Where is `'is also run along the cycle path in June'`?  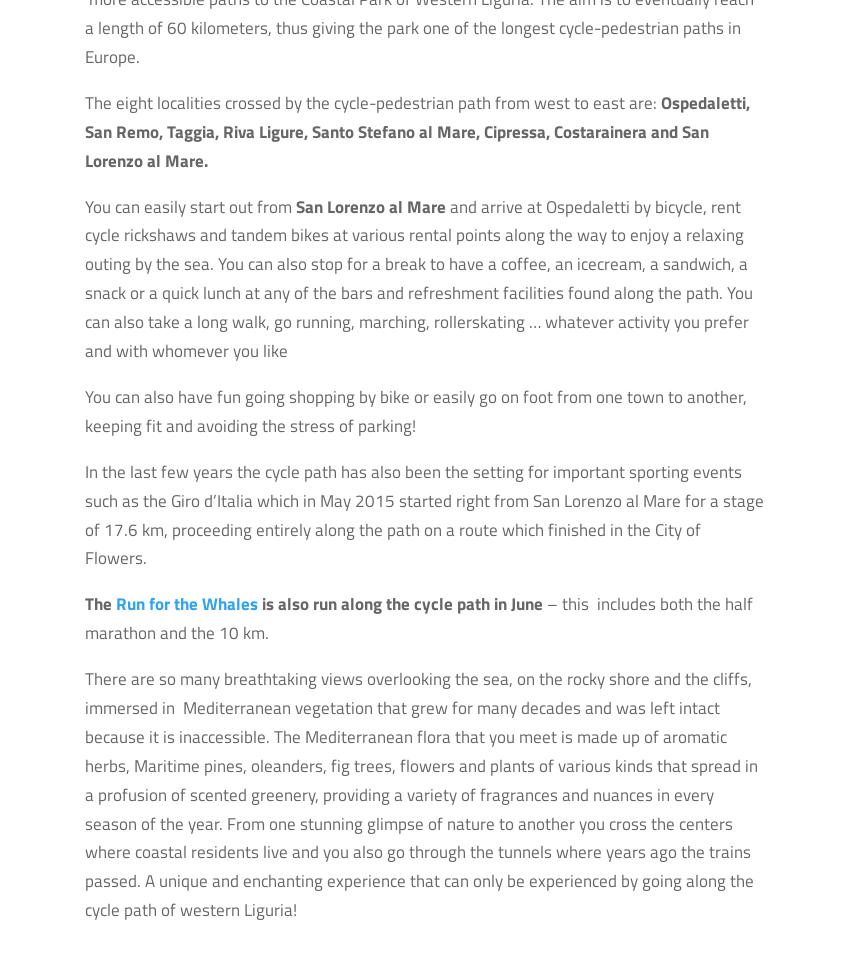 'is also run along the cycle path in June' is located at coordinates (400, 604).